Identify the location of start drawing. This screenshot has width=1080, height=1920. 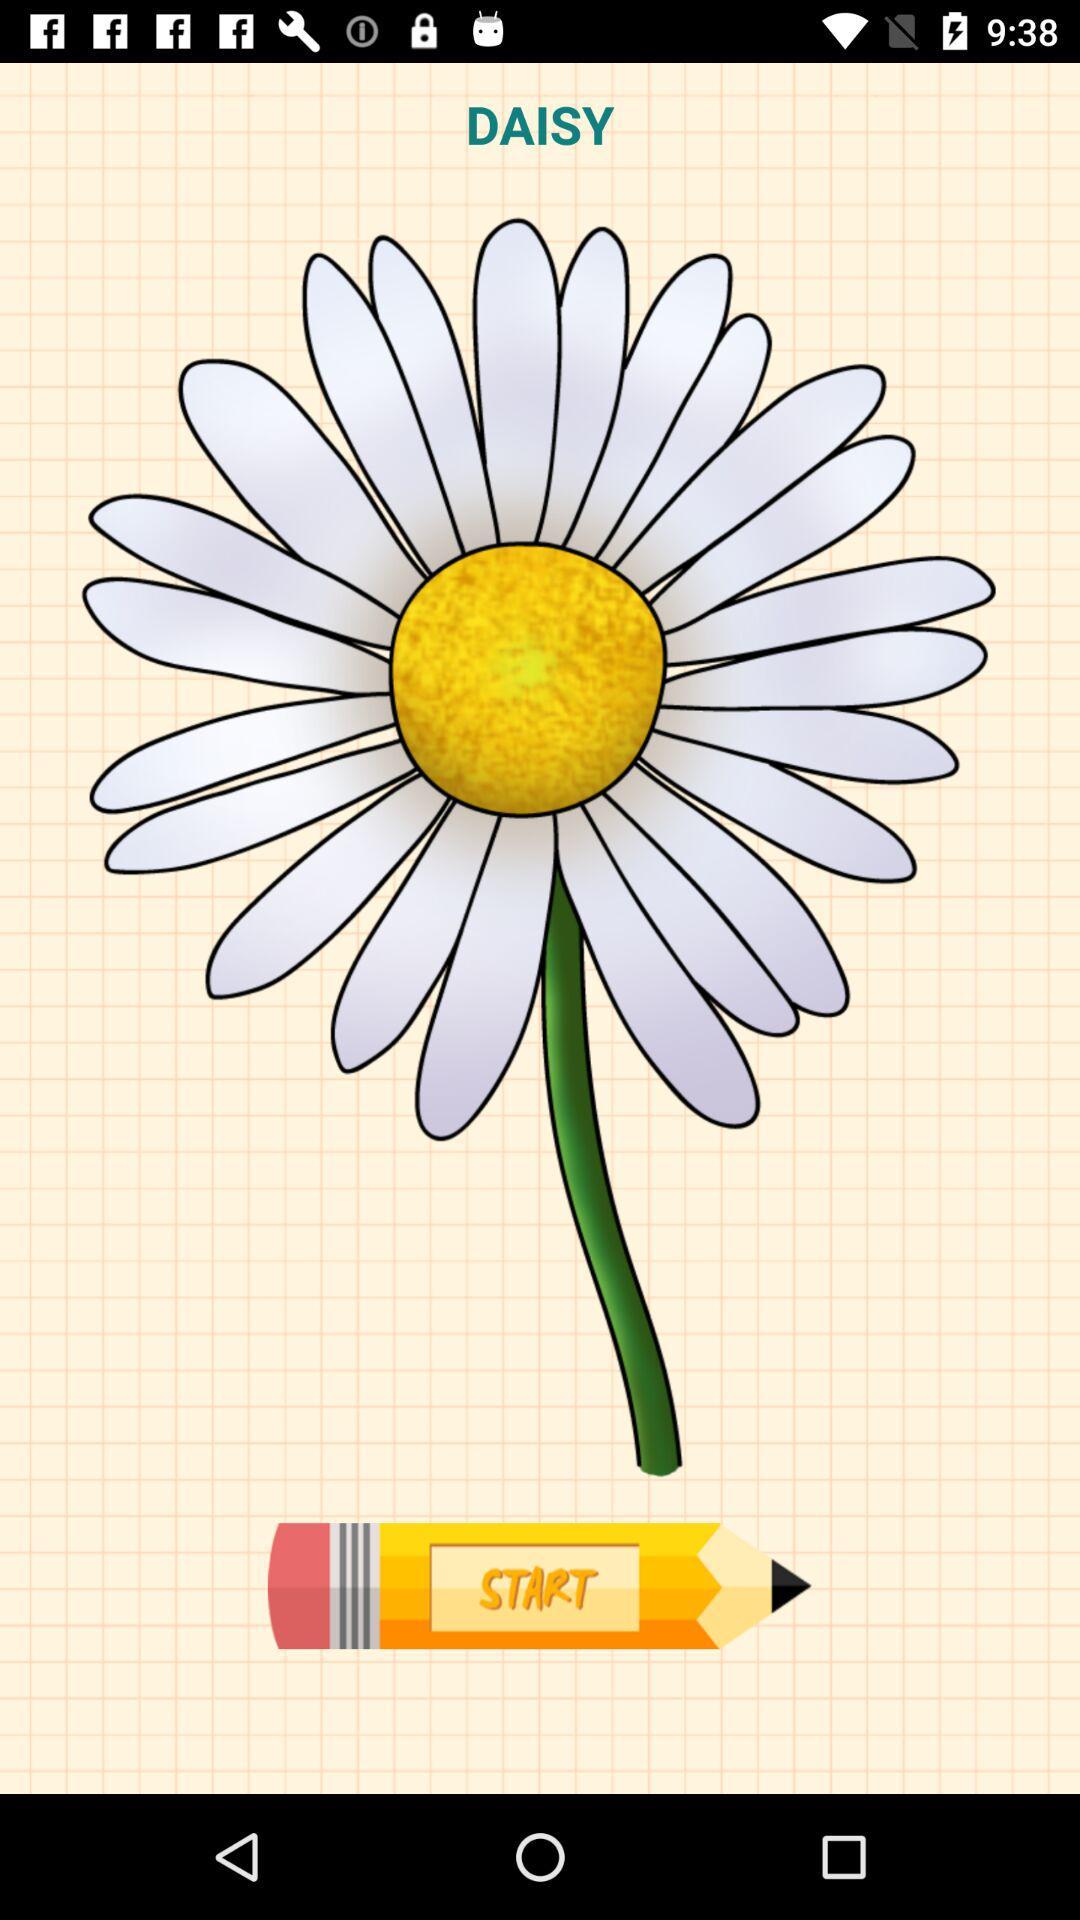
(538, 1585).